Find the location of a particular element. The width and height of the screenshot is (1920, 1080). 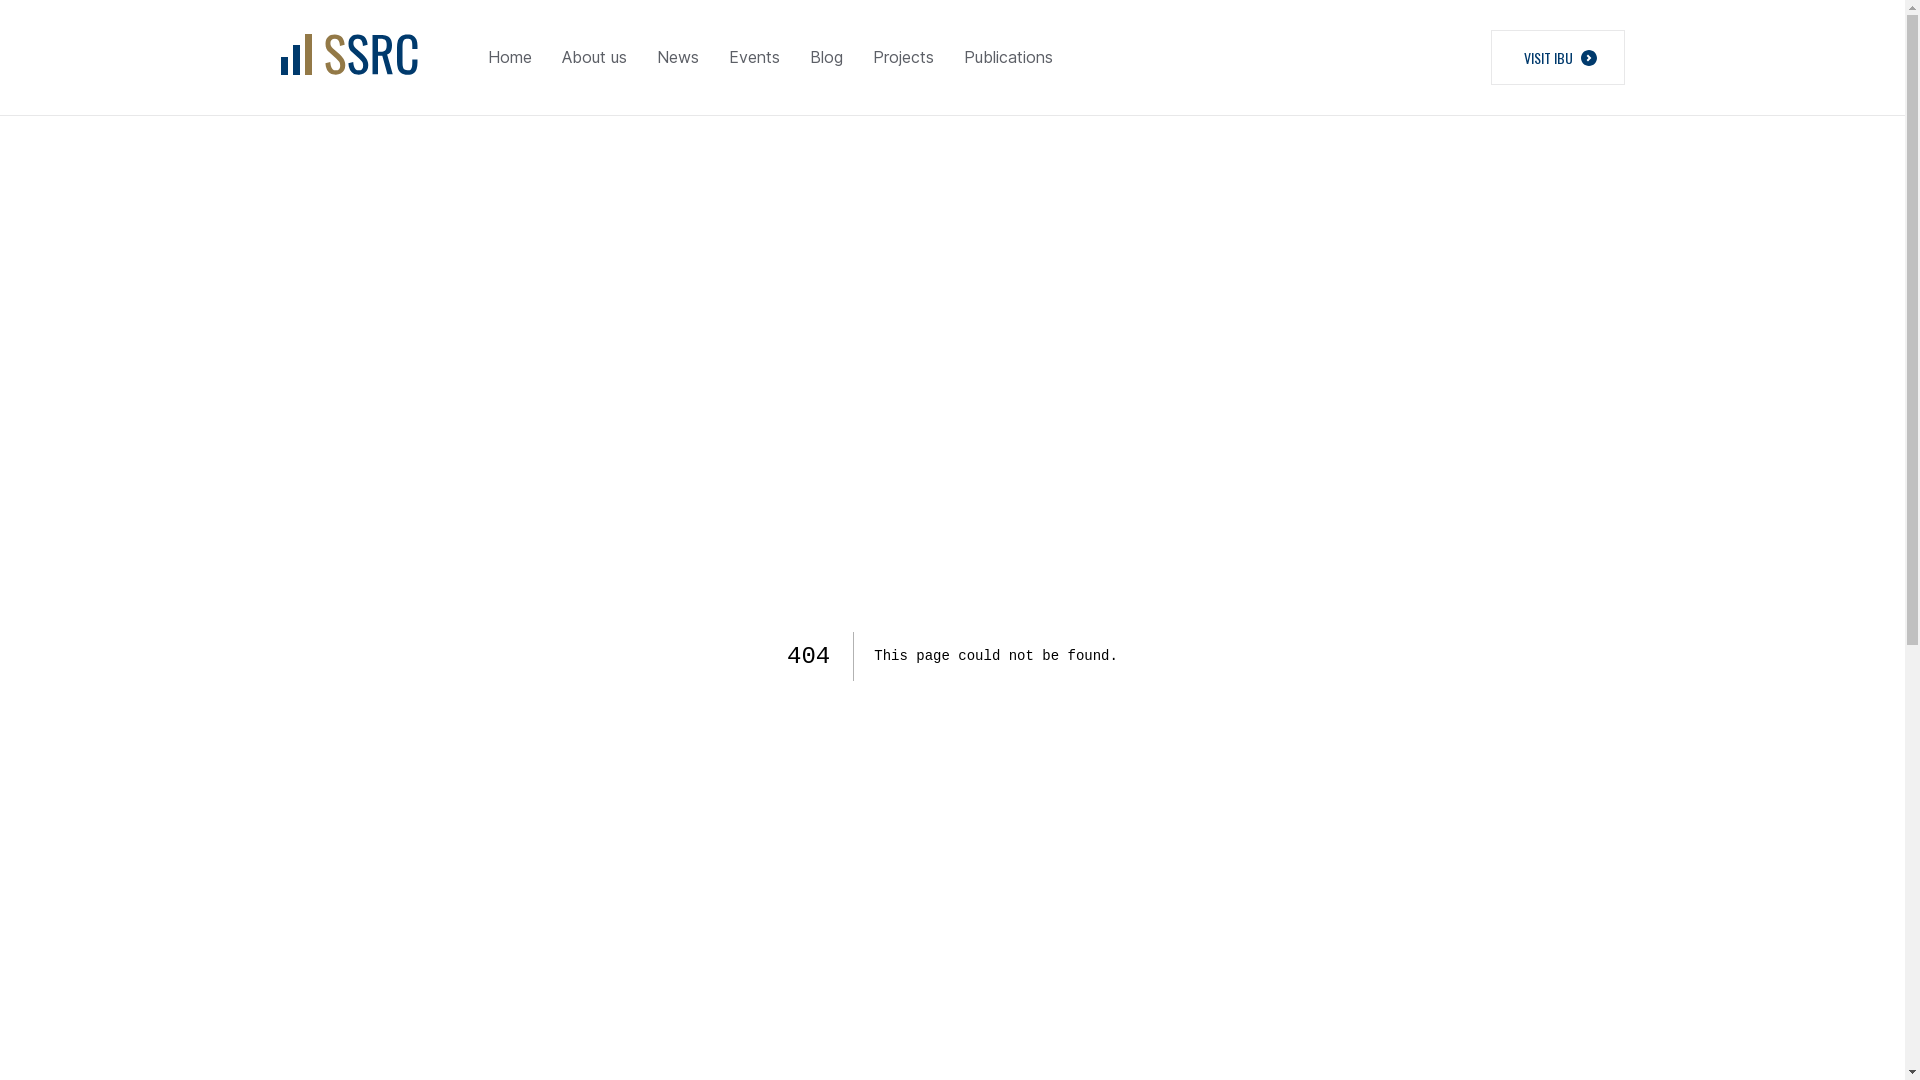

'About us' is located at coordinates (593, 56).